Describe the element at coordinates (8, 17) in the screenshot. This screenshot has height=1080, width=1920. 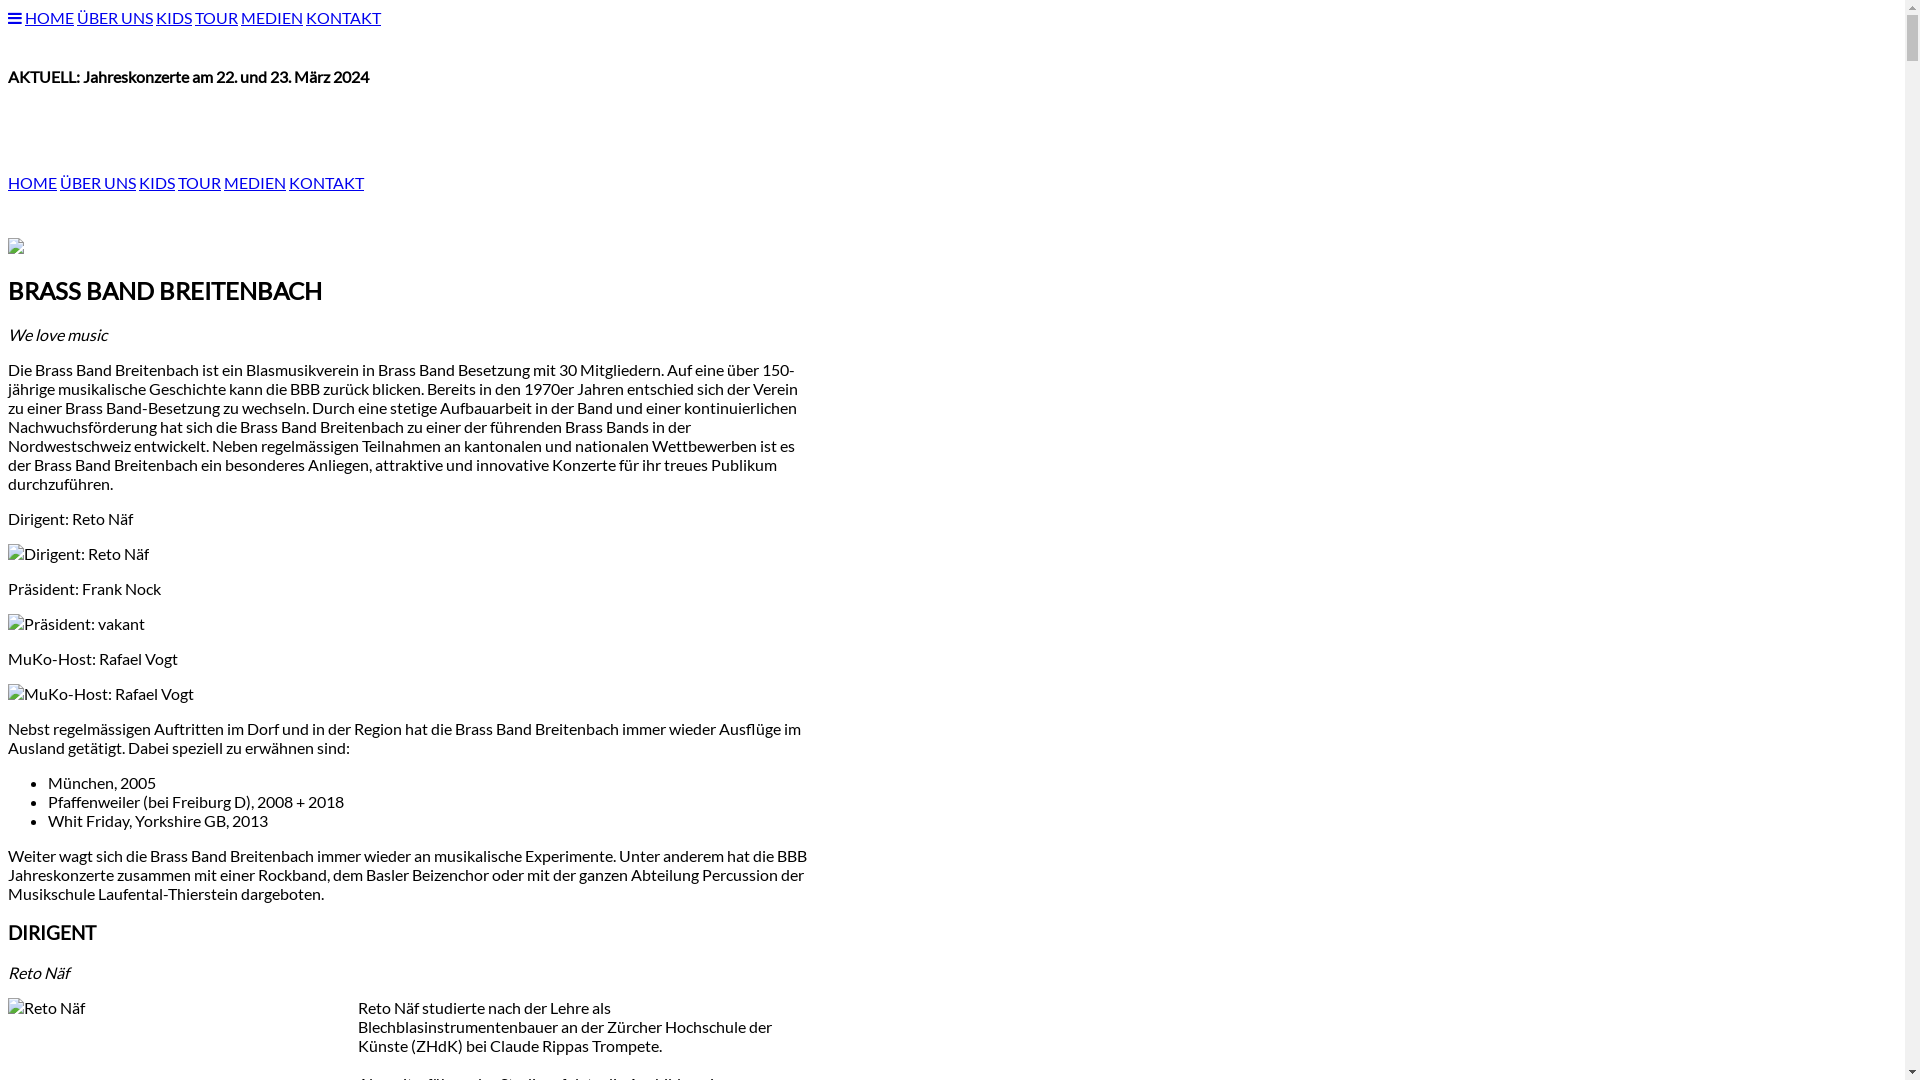
I see `'Toggle Navigation Menu'` at that location.